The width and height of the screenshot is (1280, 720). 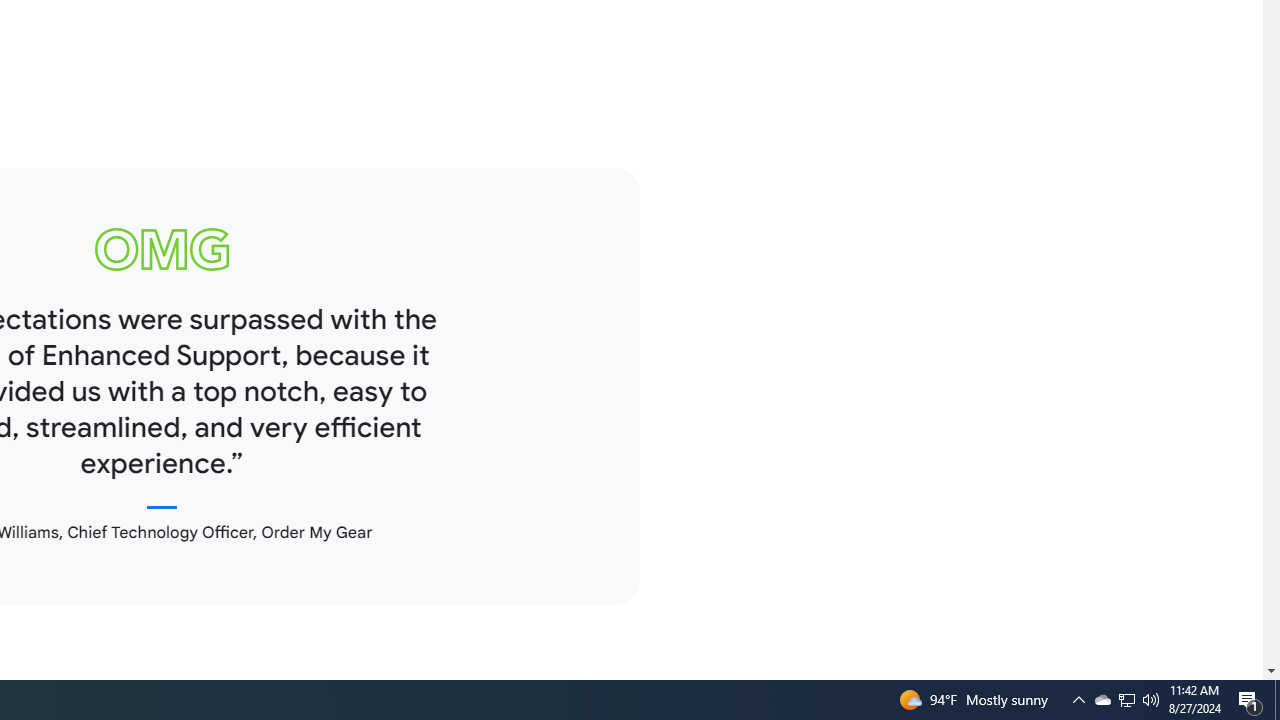 I want to click on 'omg logo', so click(x=161, y=248).